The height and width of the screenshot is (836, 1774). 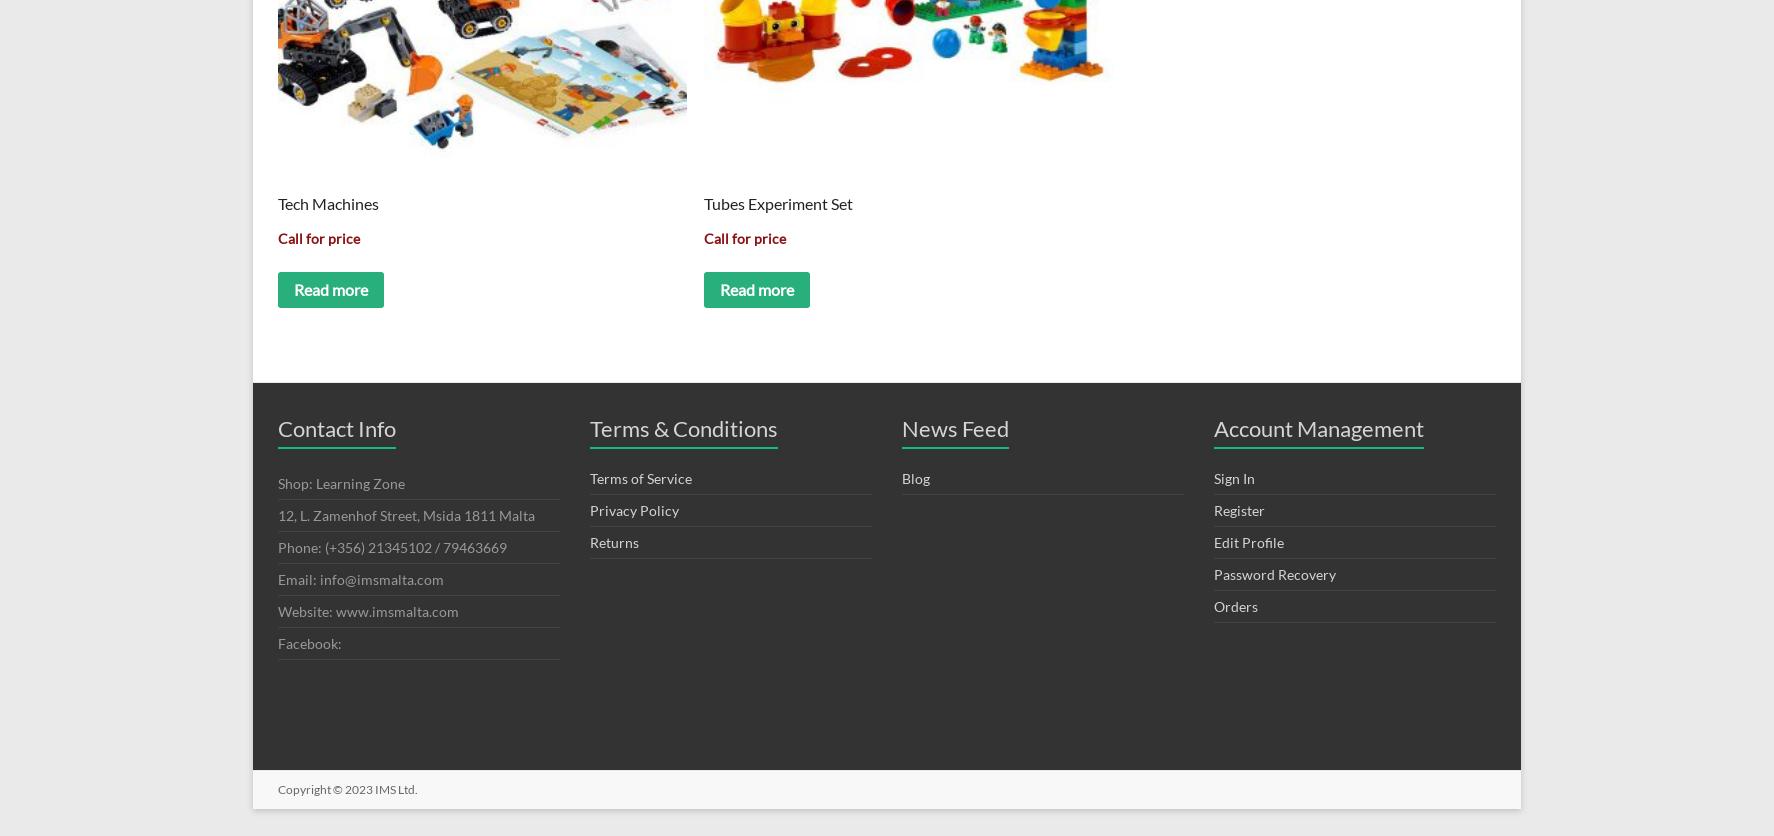 I want to click on 'Phone: (+356) 21345102 / 79463669', so click(x=391, y=545).